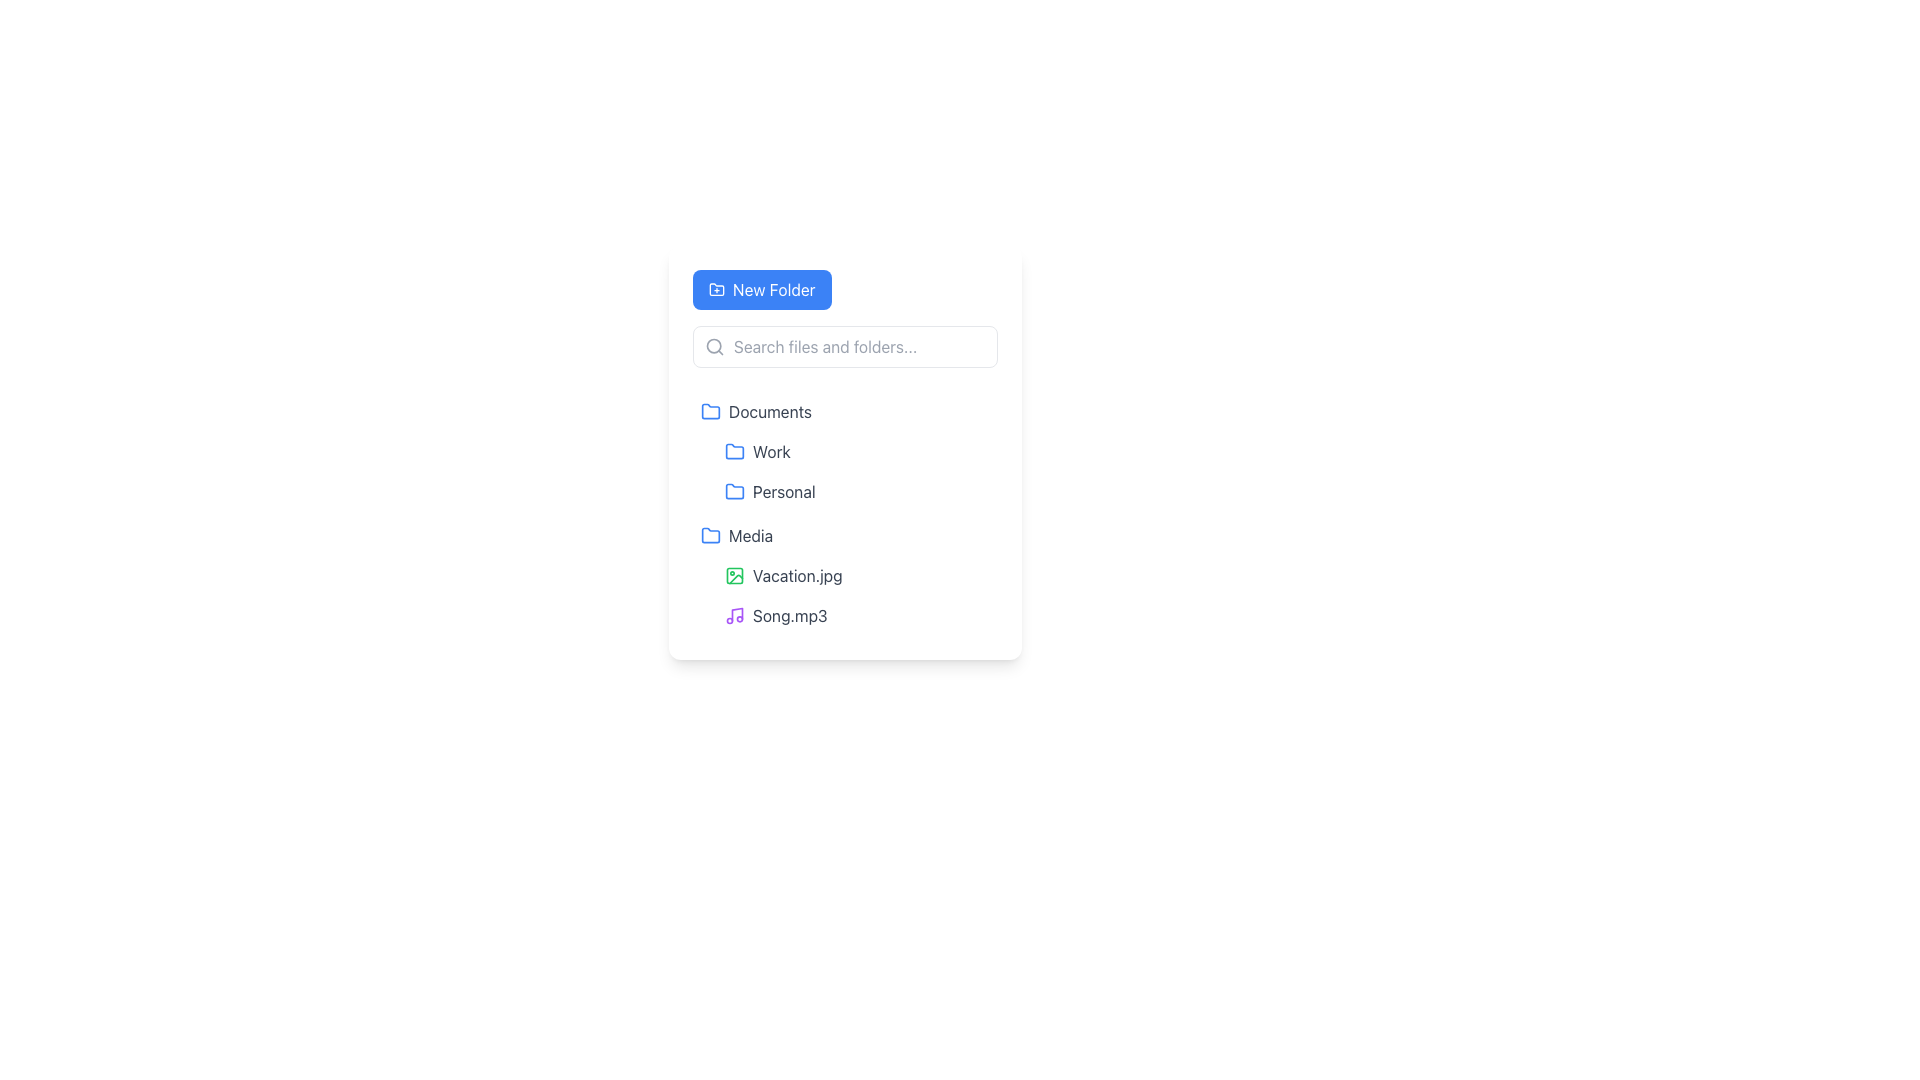 The image size is (1920, 1080). I want to click on the 'Personal' folder item, which is the second item in a vertical list of folder entries, so click(857, 492).